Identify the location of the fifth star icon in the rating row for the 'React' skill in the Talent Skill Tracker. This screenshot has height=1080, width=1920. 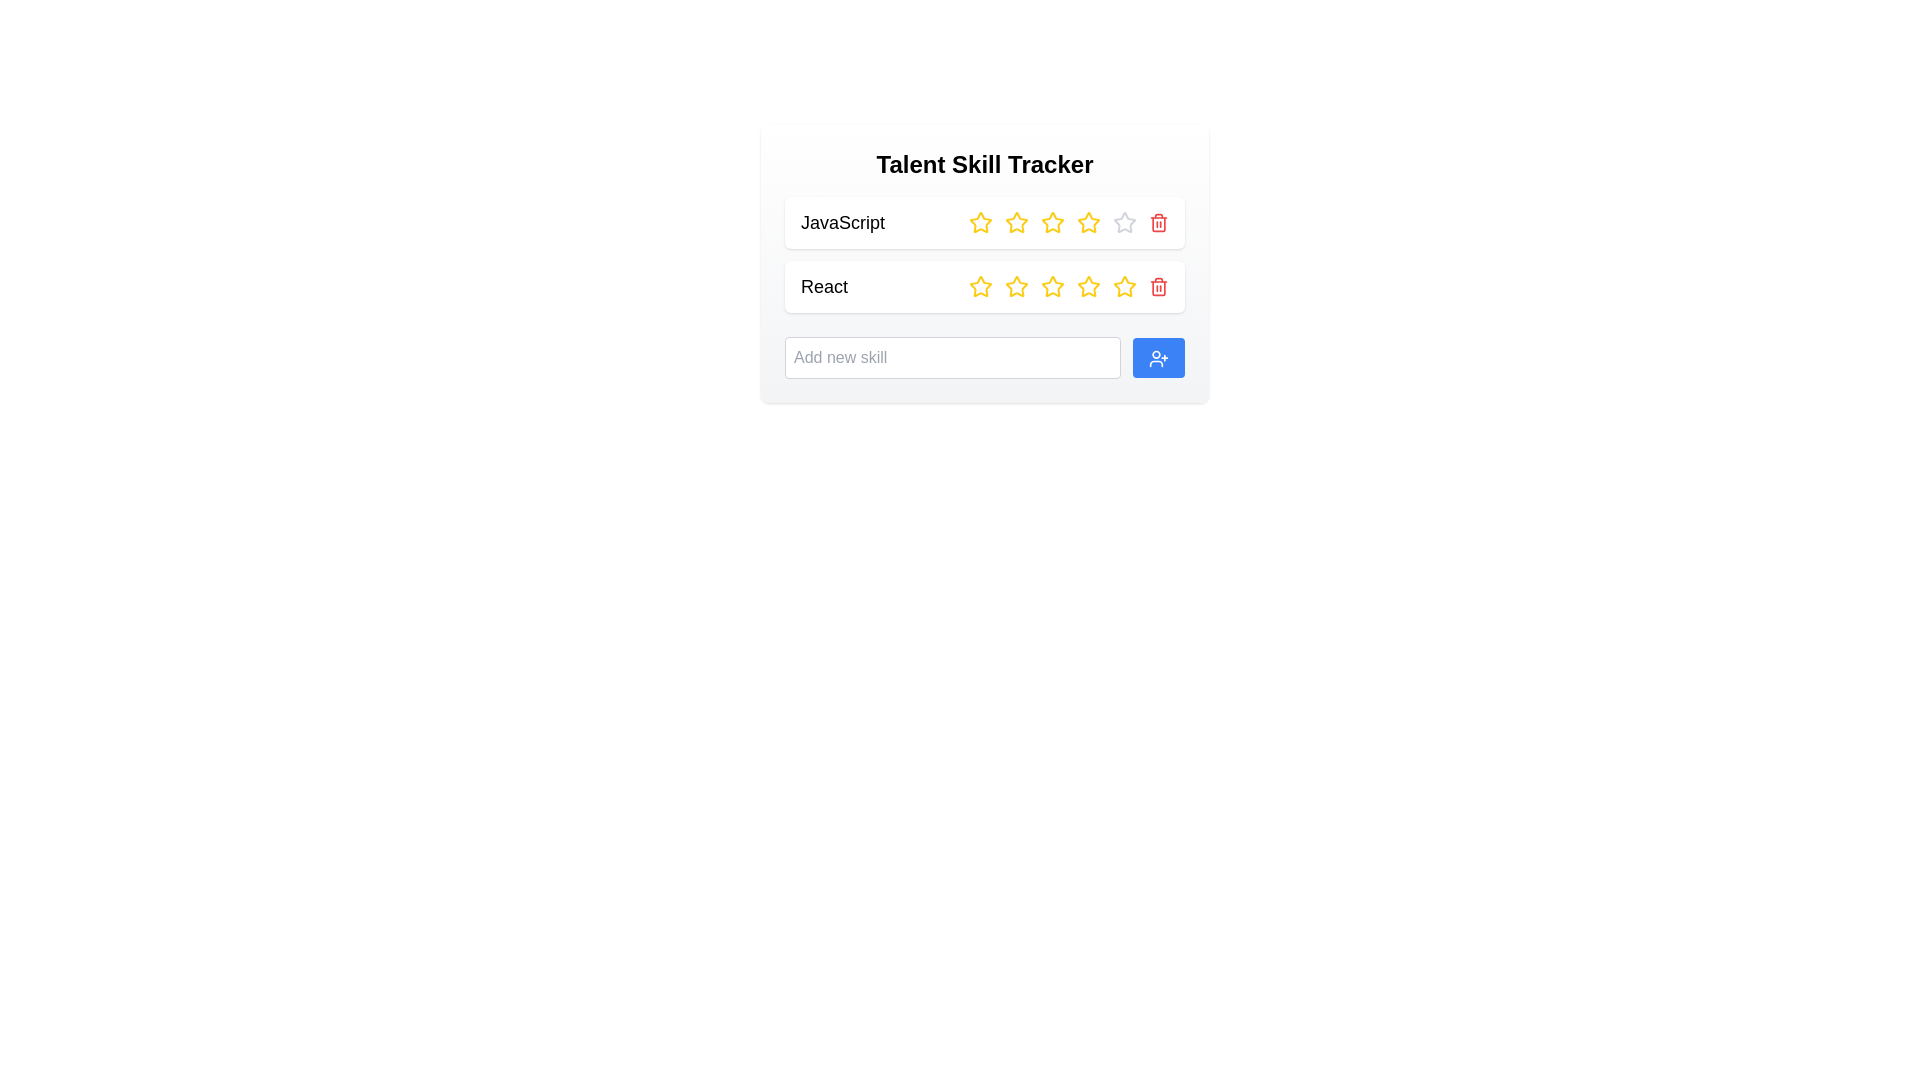
(1051, 286).